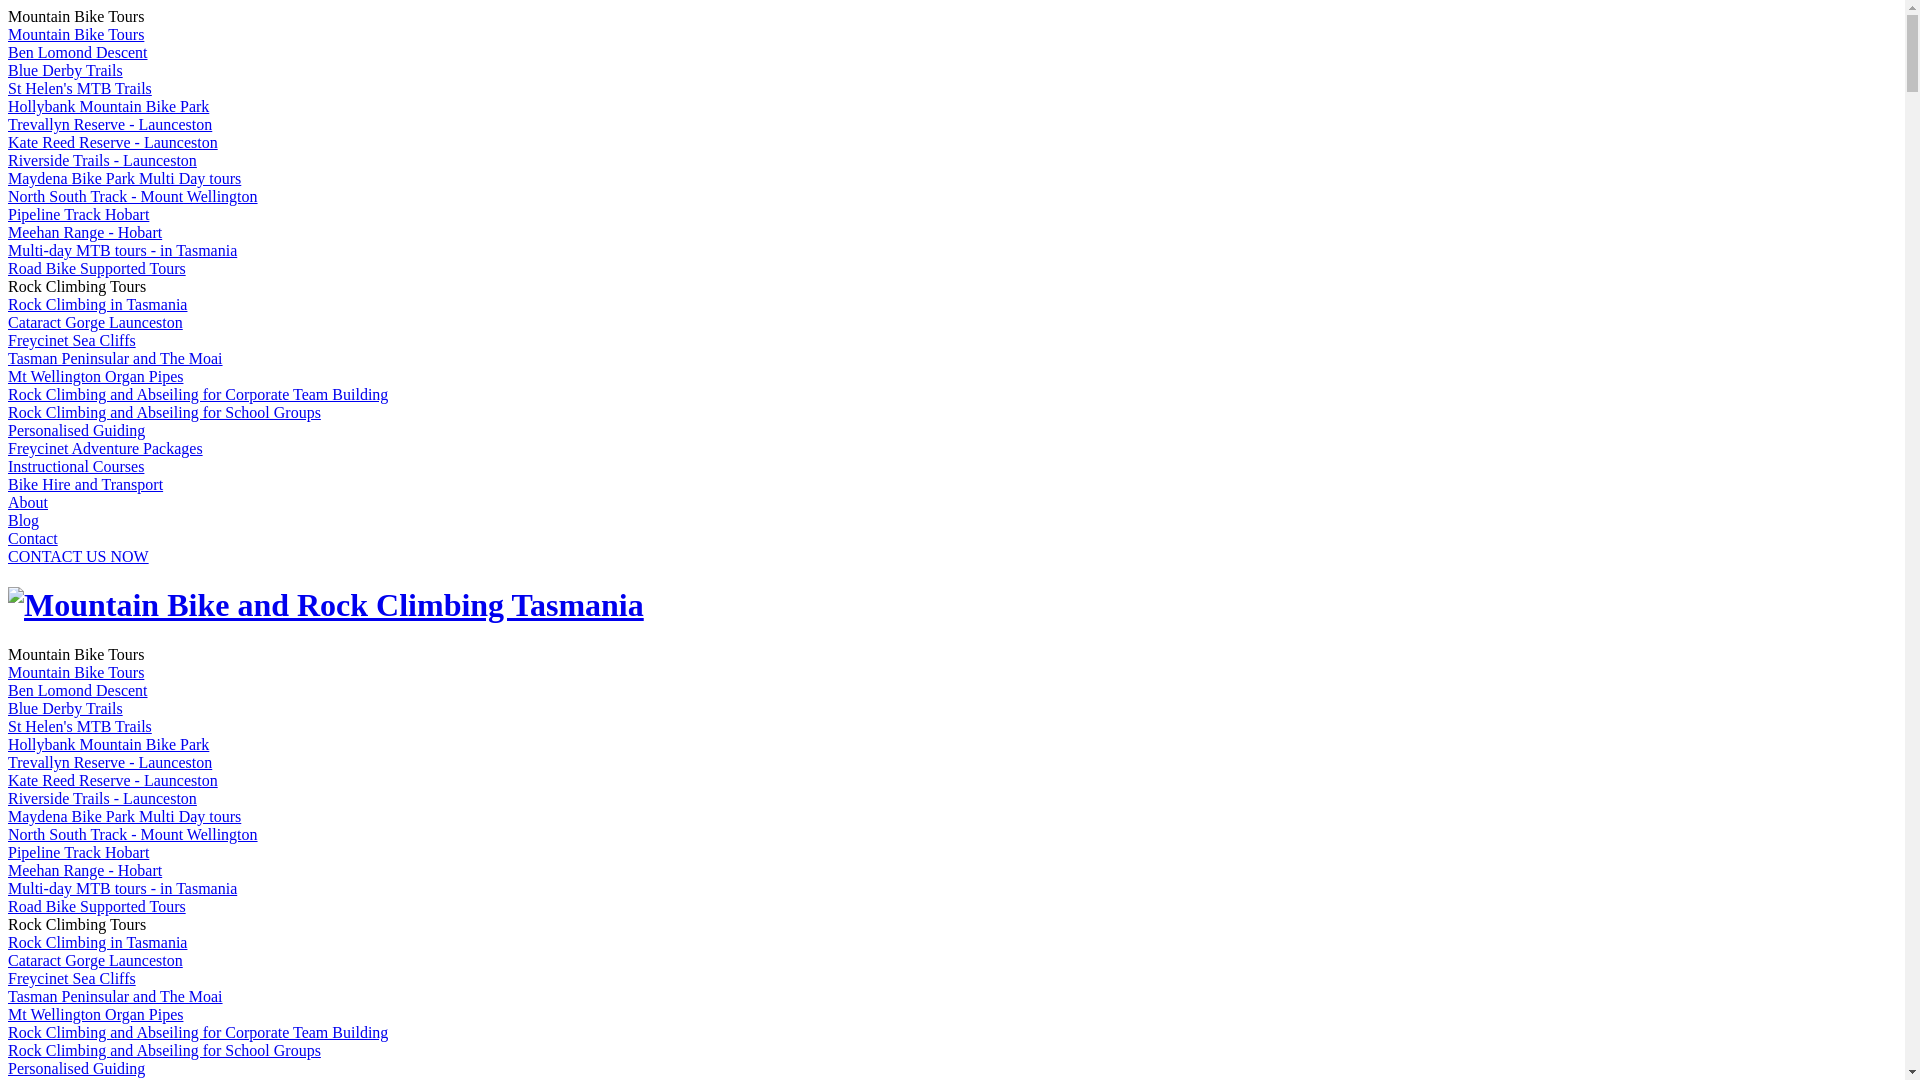 This screenshot has width=1920, height=1080. I want to click on 'Cataract Gorge Launceston', so click(8, 959).